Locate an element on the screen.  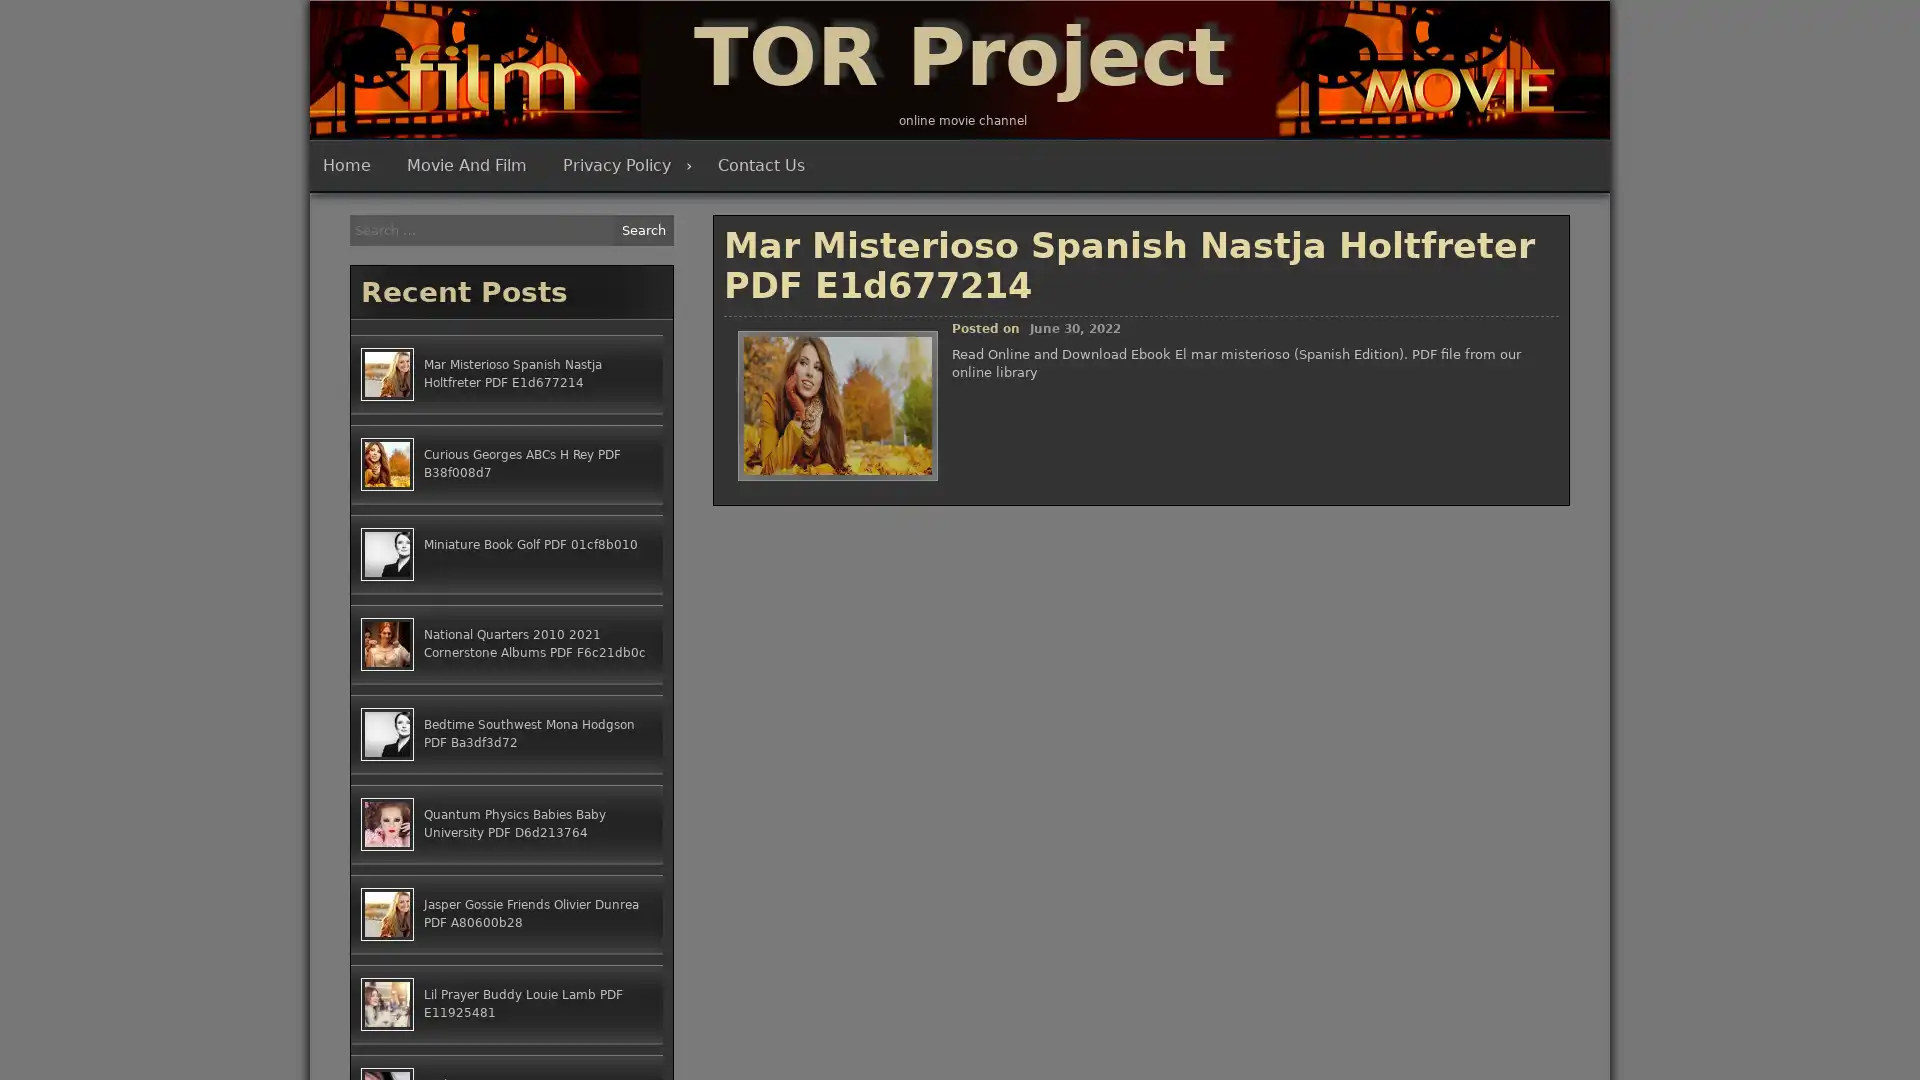
Search is located at coordinates (643, 229).